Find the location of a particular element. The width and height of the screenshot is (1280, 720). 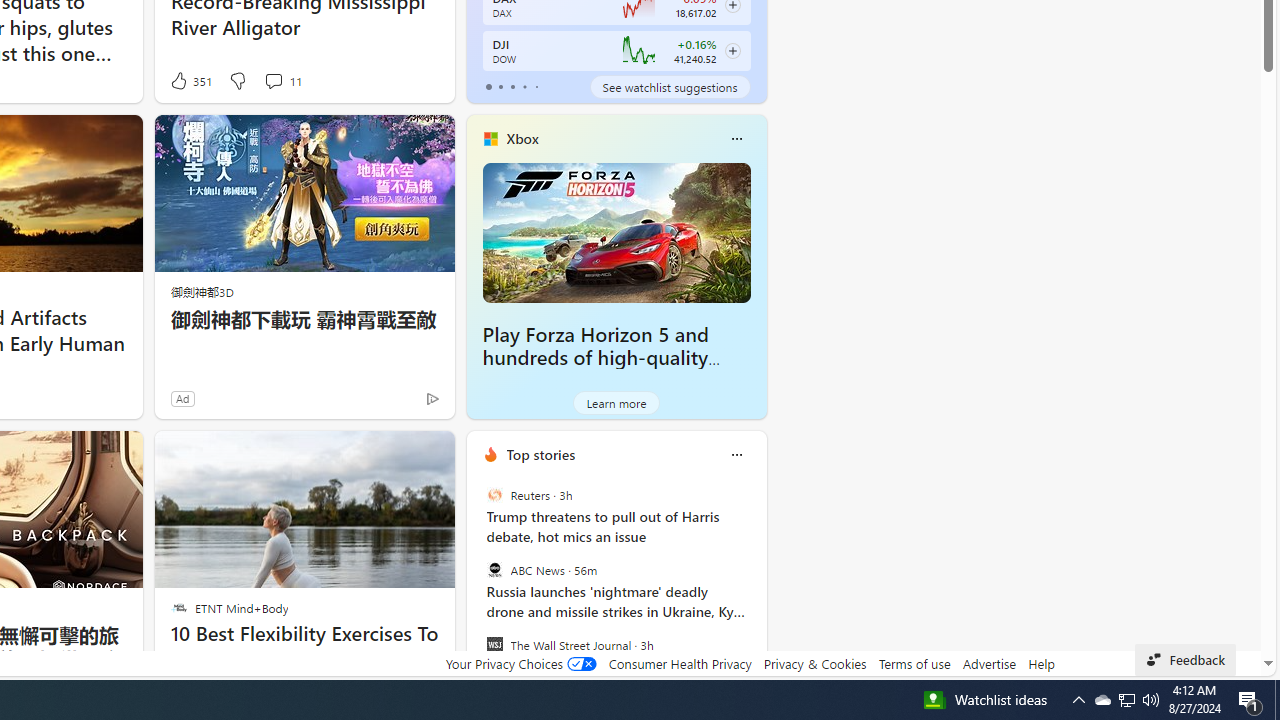

'tab-4' is located at coordinates (536, 86).